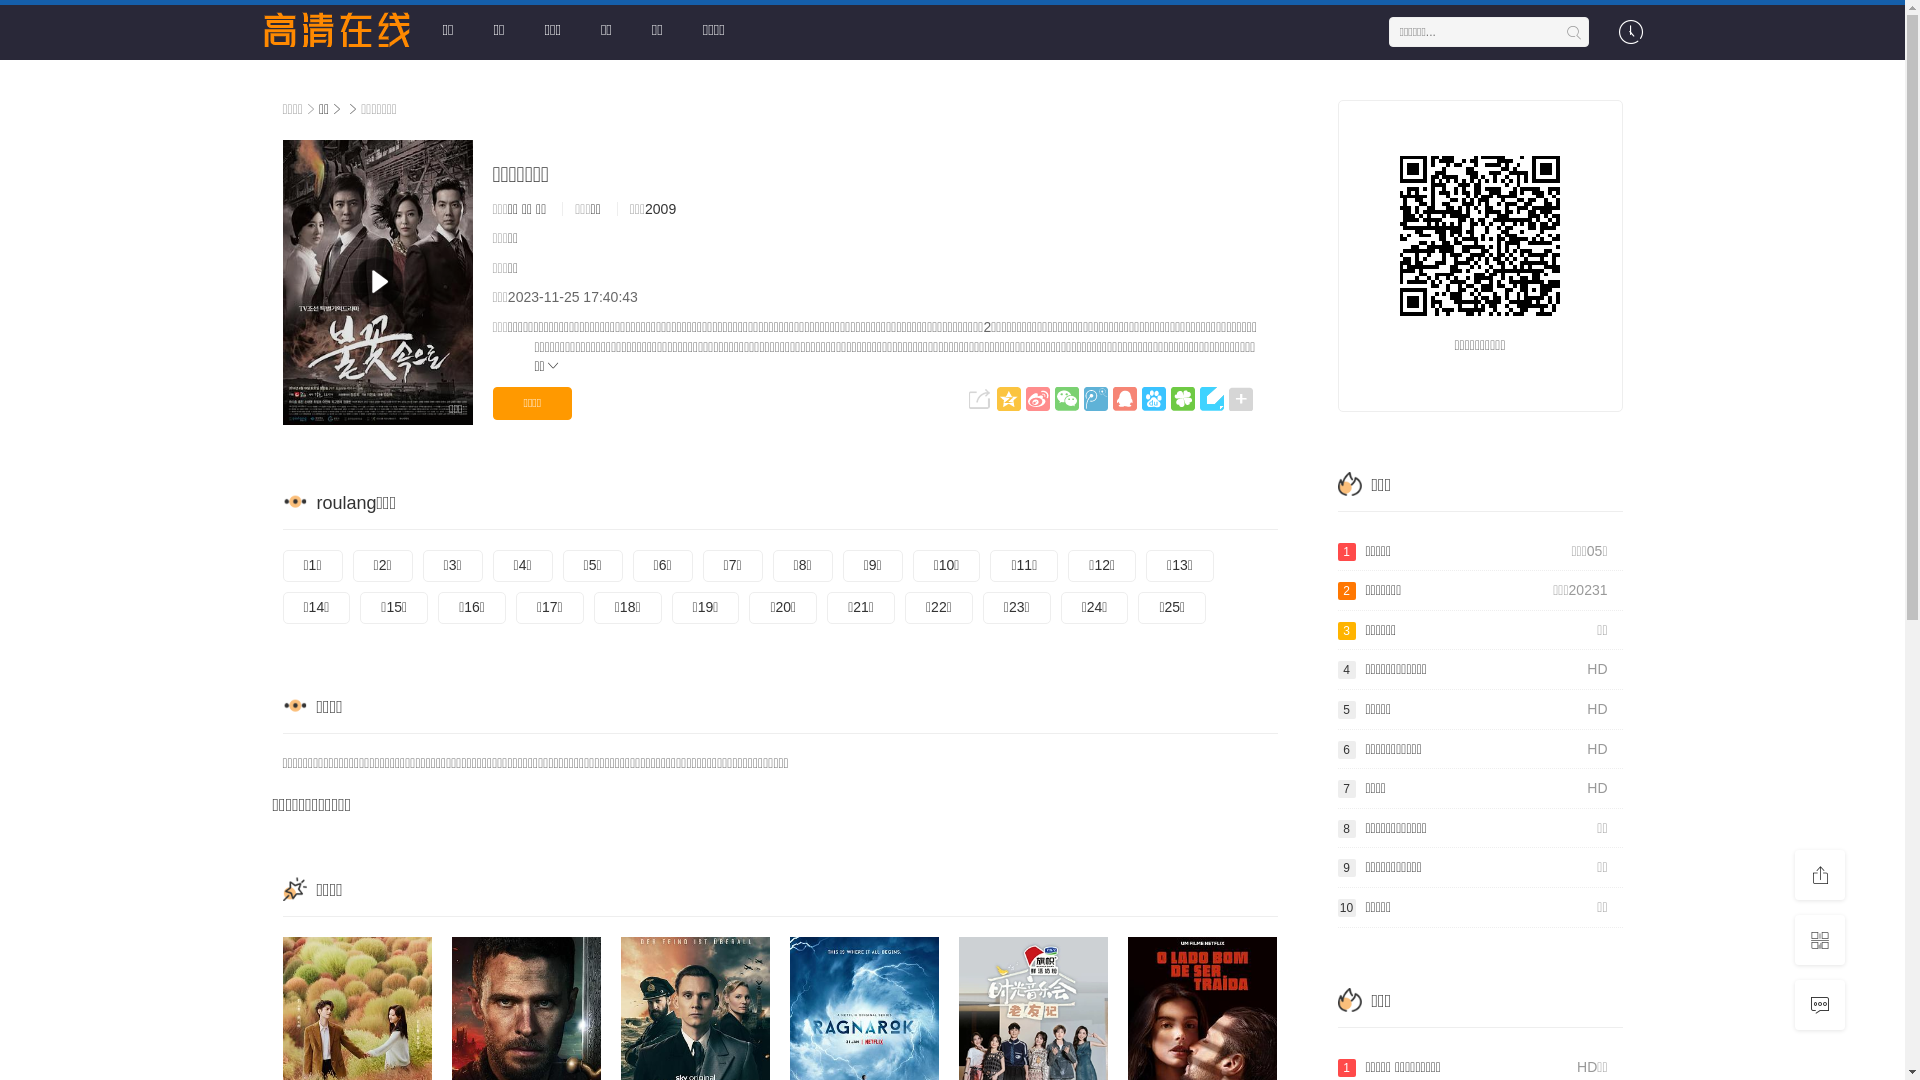 The height and width of the screenshot is (1080, 1920). What do you see at coordinates (660, 208) in the screenshot?
I see `'2009'` at bounding box center [660, 208].